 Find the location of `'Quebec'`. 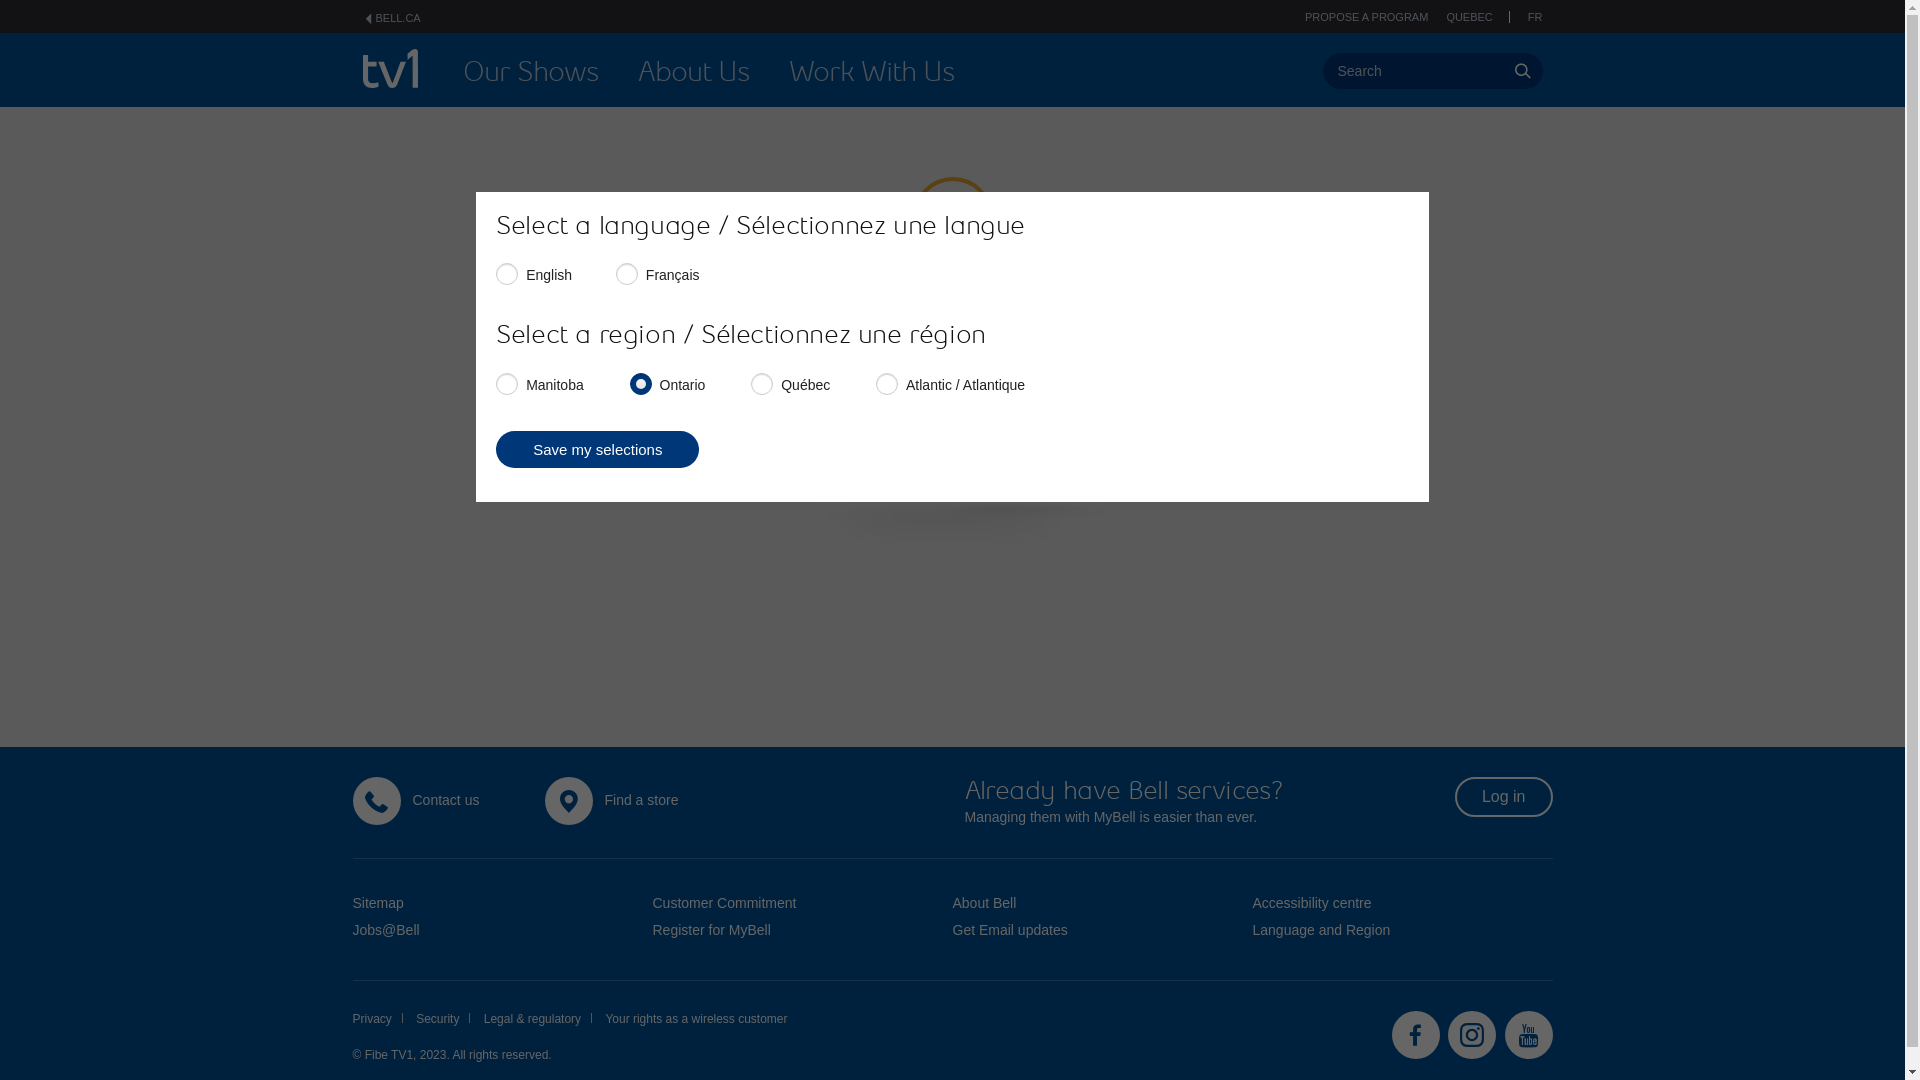

'Quebec' is located at coordinates (756, 379).